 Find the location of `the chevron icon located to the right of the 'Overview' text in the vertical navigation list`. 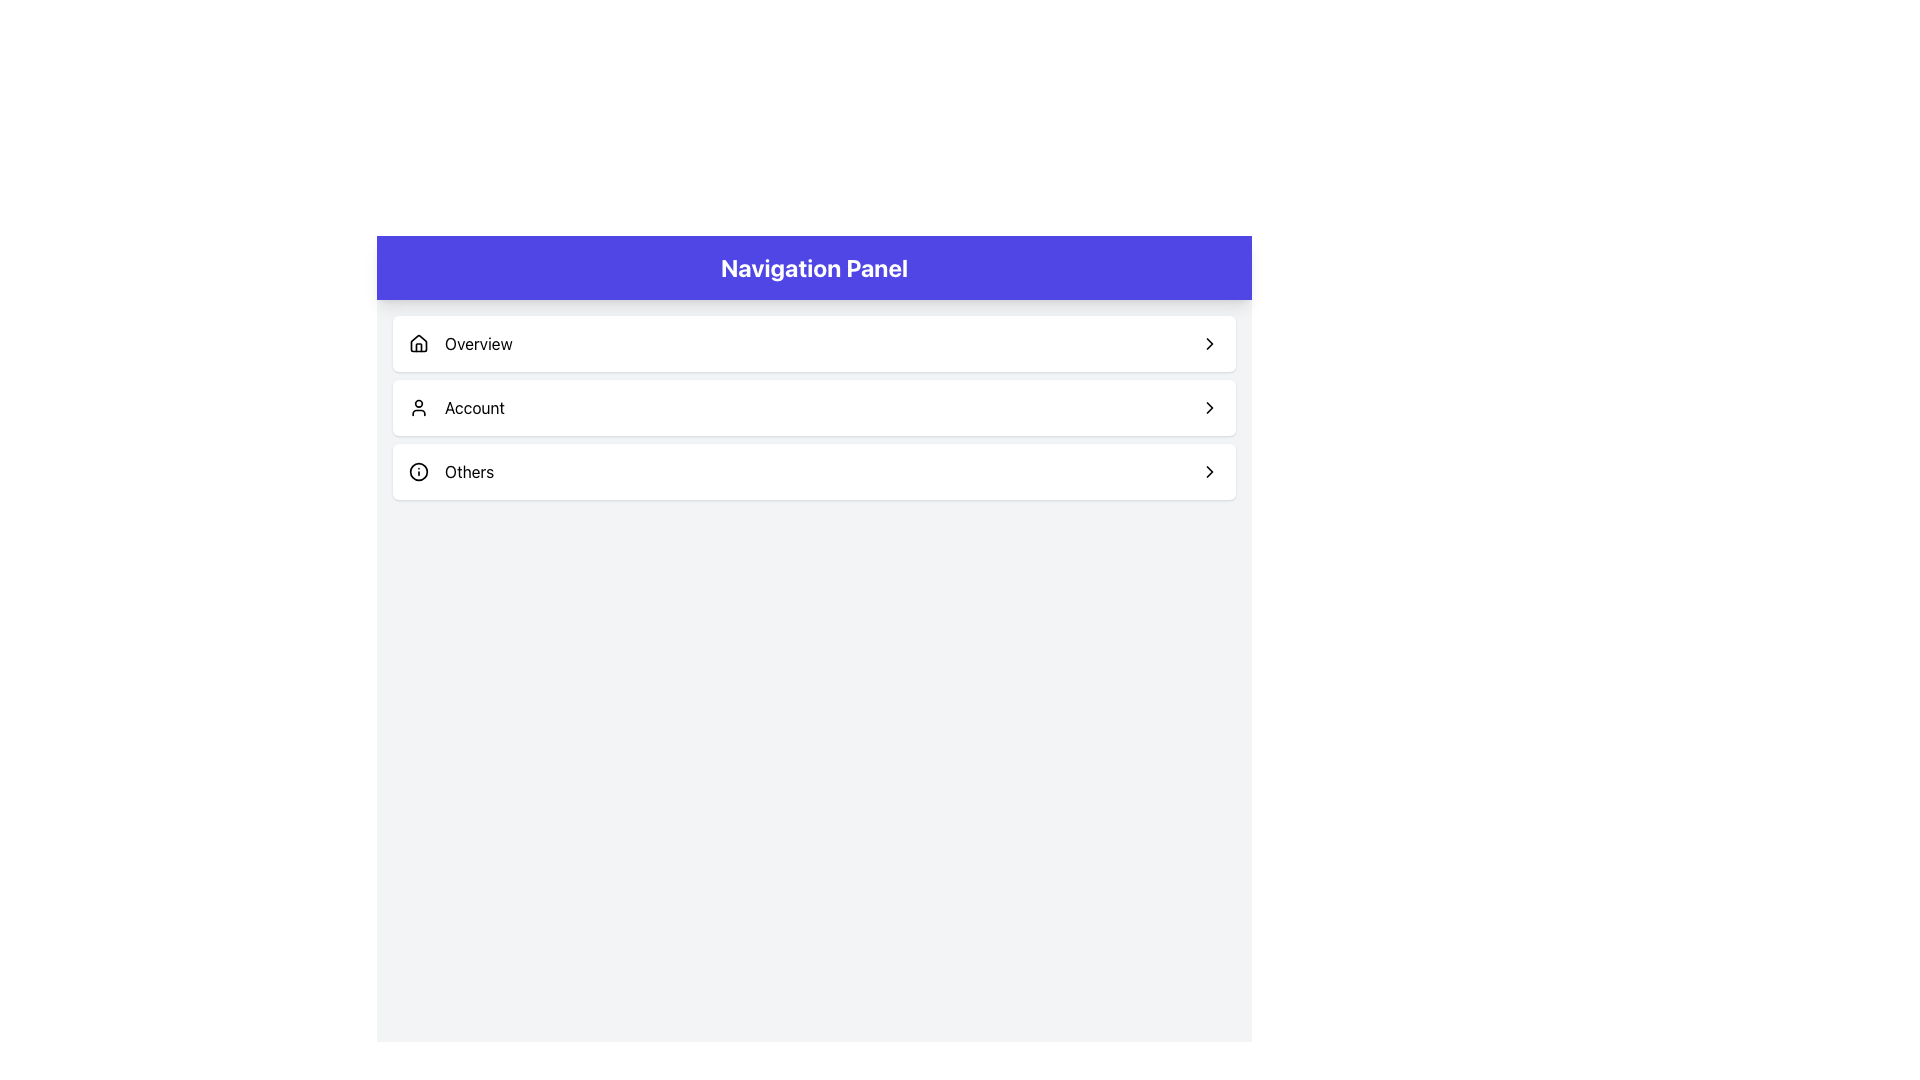

the chevron icon located to the right of the 'Overview' text in the vertical navigation list is located at coordinates (1208, 342).